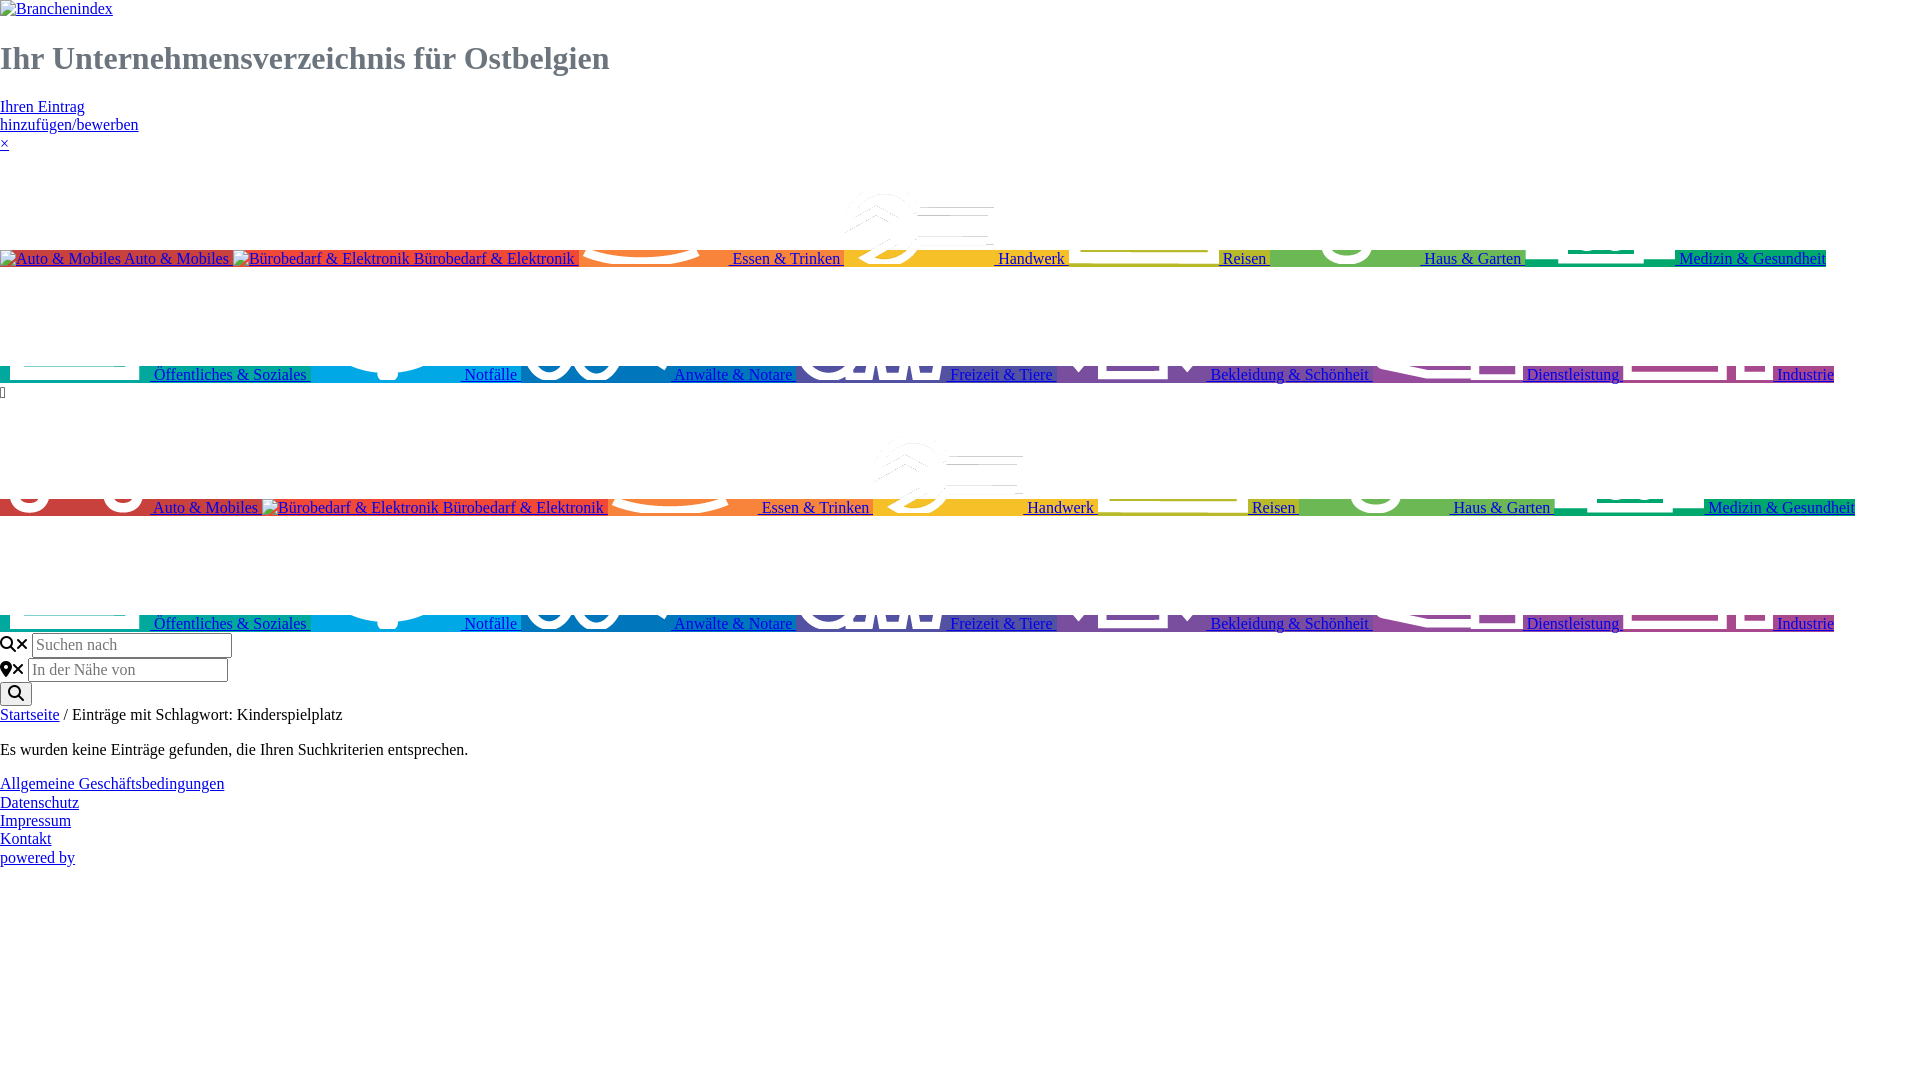 This screenshot has width=1920, height=1080. Describe the element at coordinates (29, 713) in the screenshot. I see `'Startseite'` at that location.